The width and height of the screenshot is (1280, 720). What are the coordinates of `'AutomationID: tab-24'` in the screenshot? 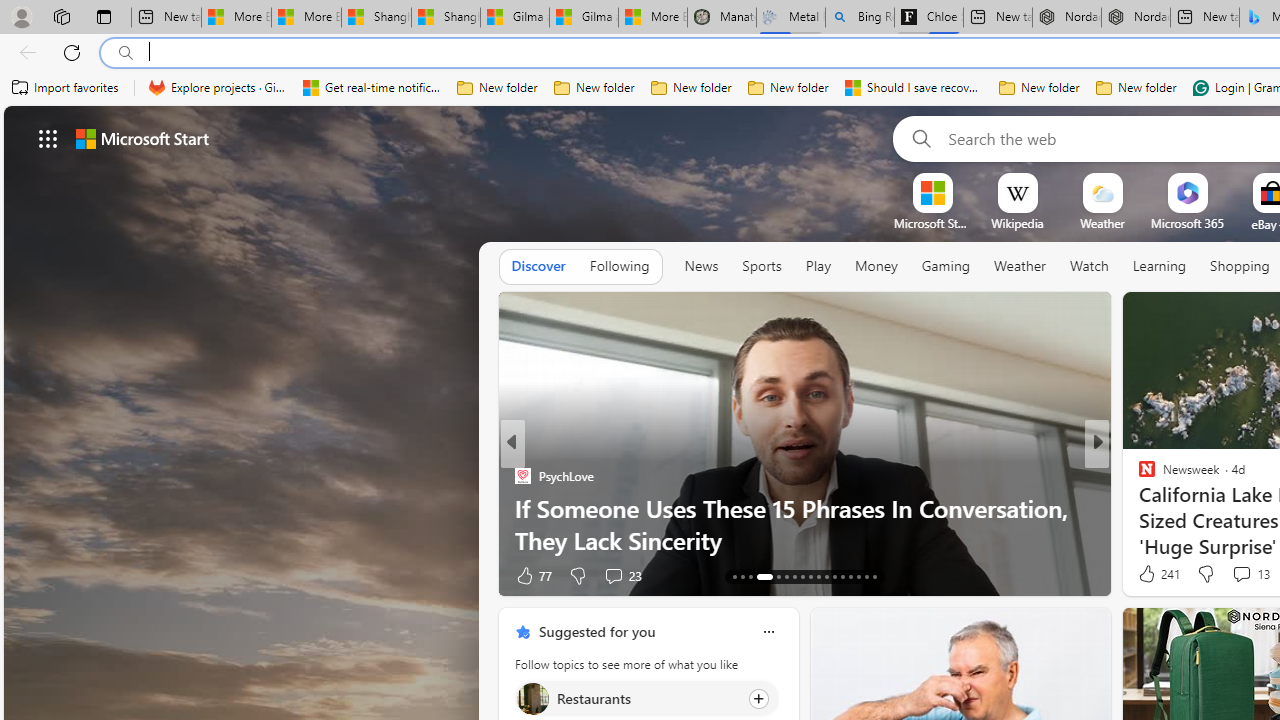 It's located at (833, 577).